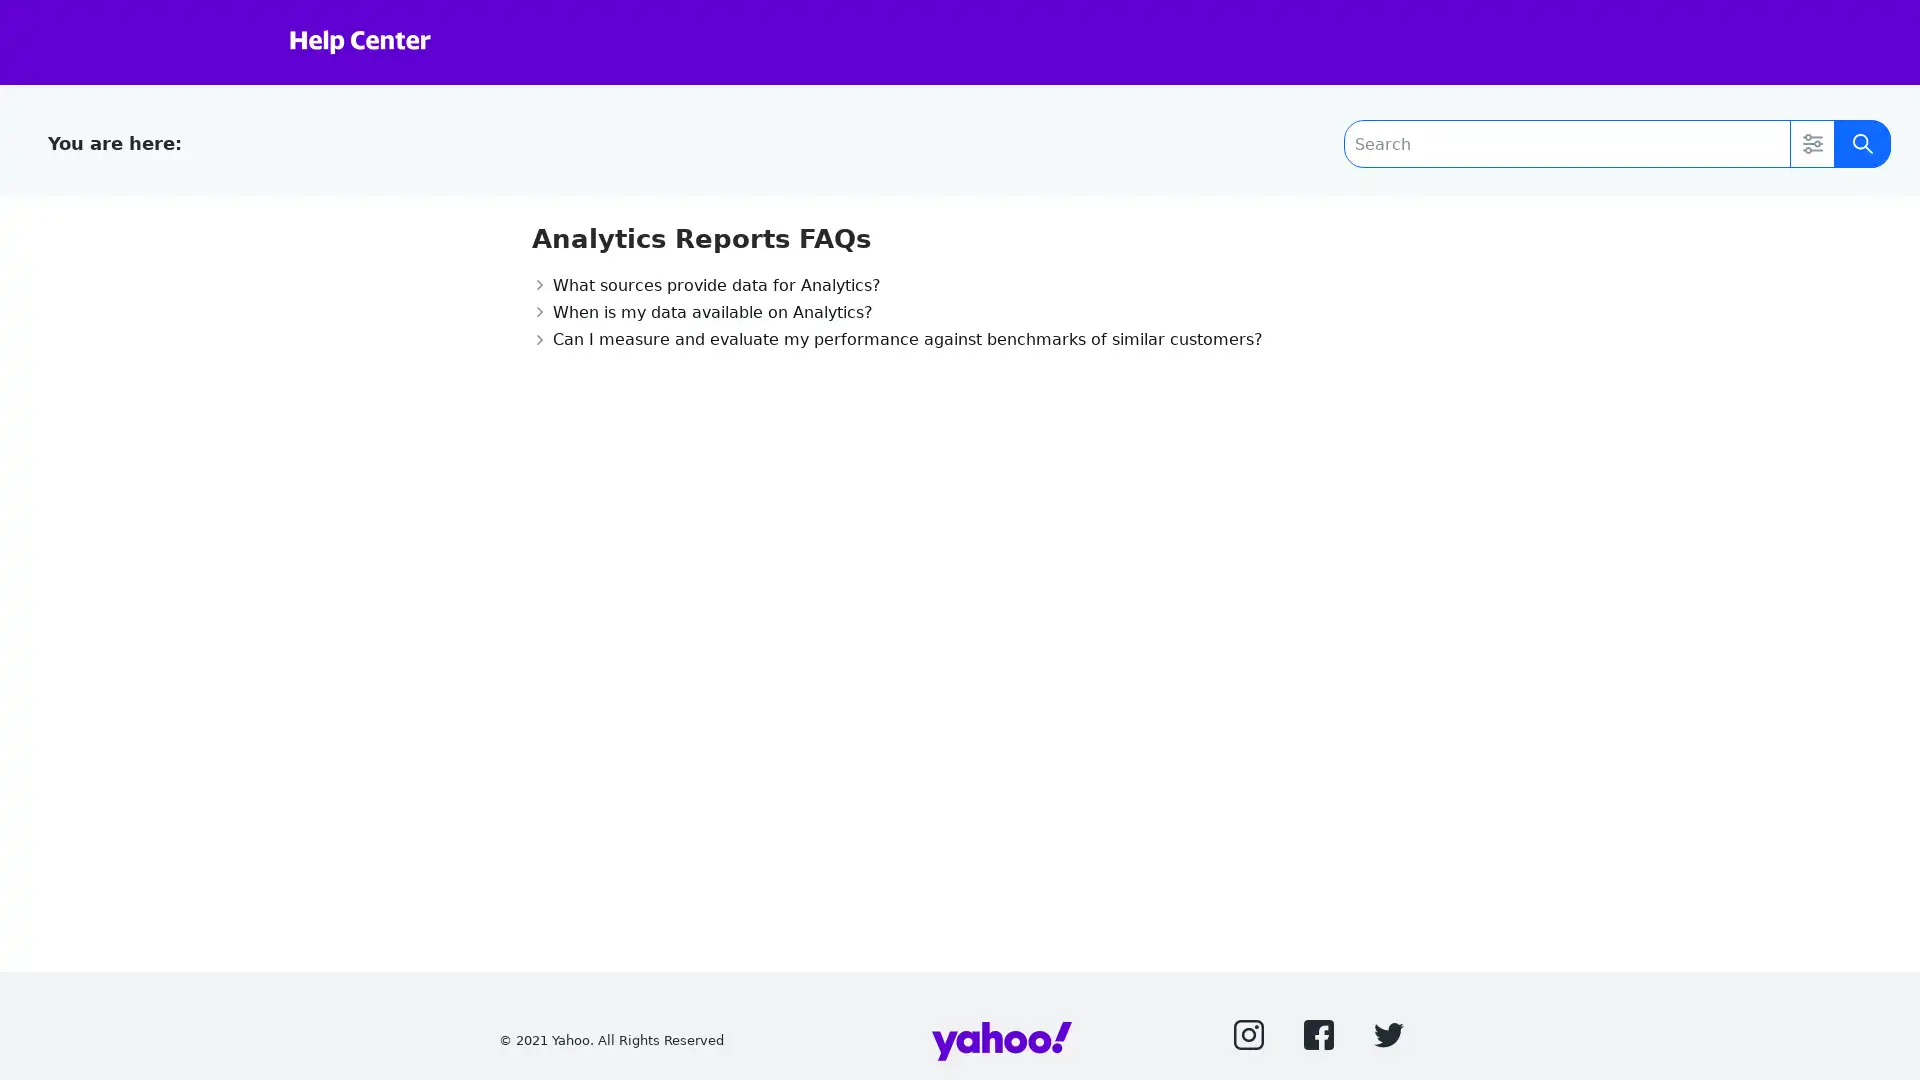 The image size is (1920, 1080). What do you see at coordinates (895, 338) in the screenshot?
I see `Closed Can I measure and evaluate my performance against benchmarks of similar customers?` at bounding box center [895, 338].